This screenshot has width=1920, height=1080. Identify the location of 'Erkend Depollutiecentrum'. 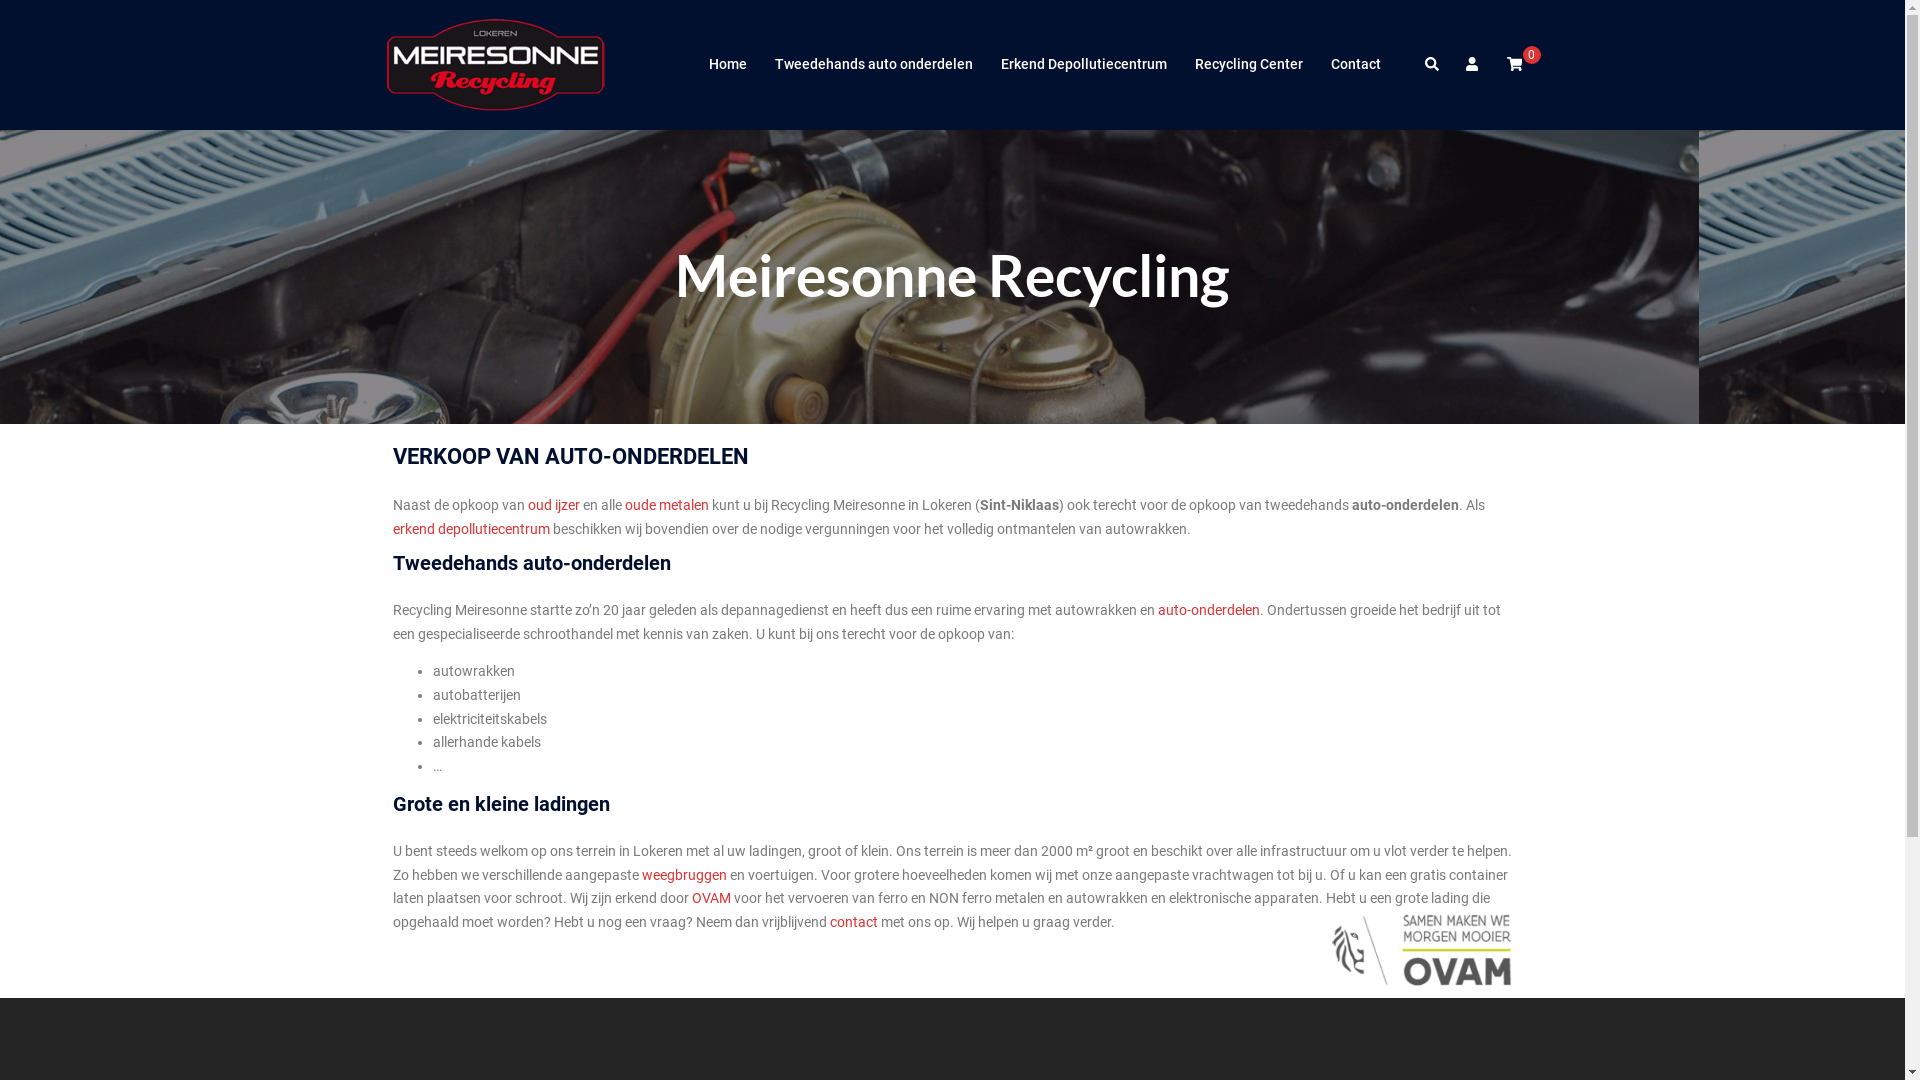
(1082, 64).